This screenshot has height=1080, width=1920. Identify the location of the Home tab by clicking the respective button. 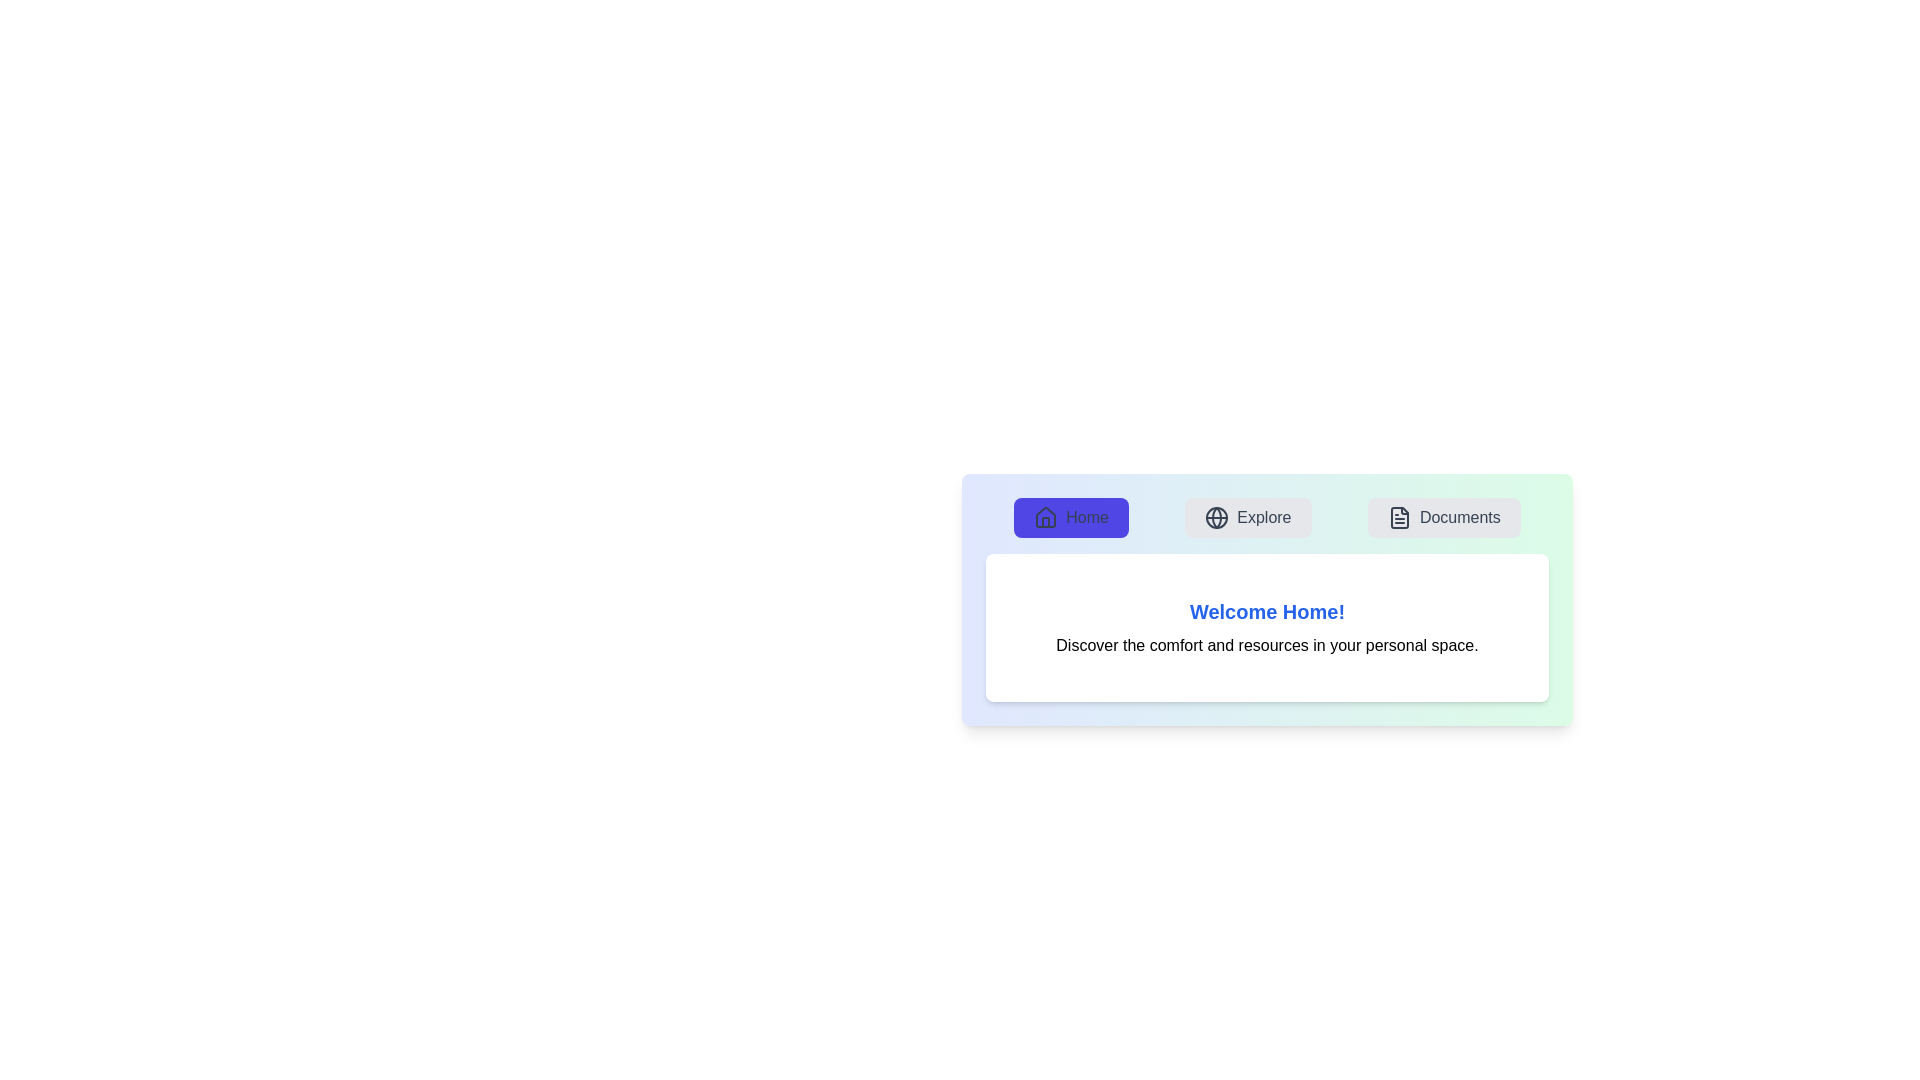
(1070, 516).